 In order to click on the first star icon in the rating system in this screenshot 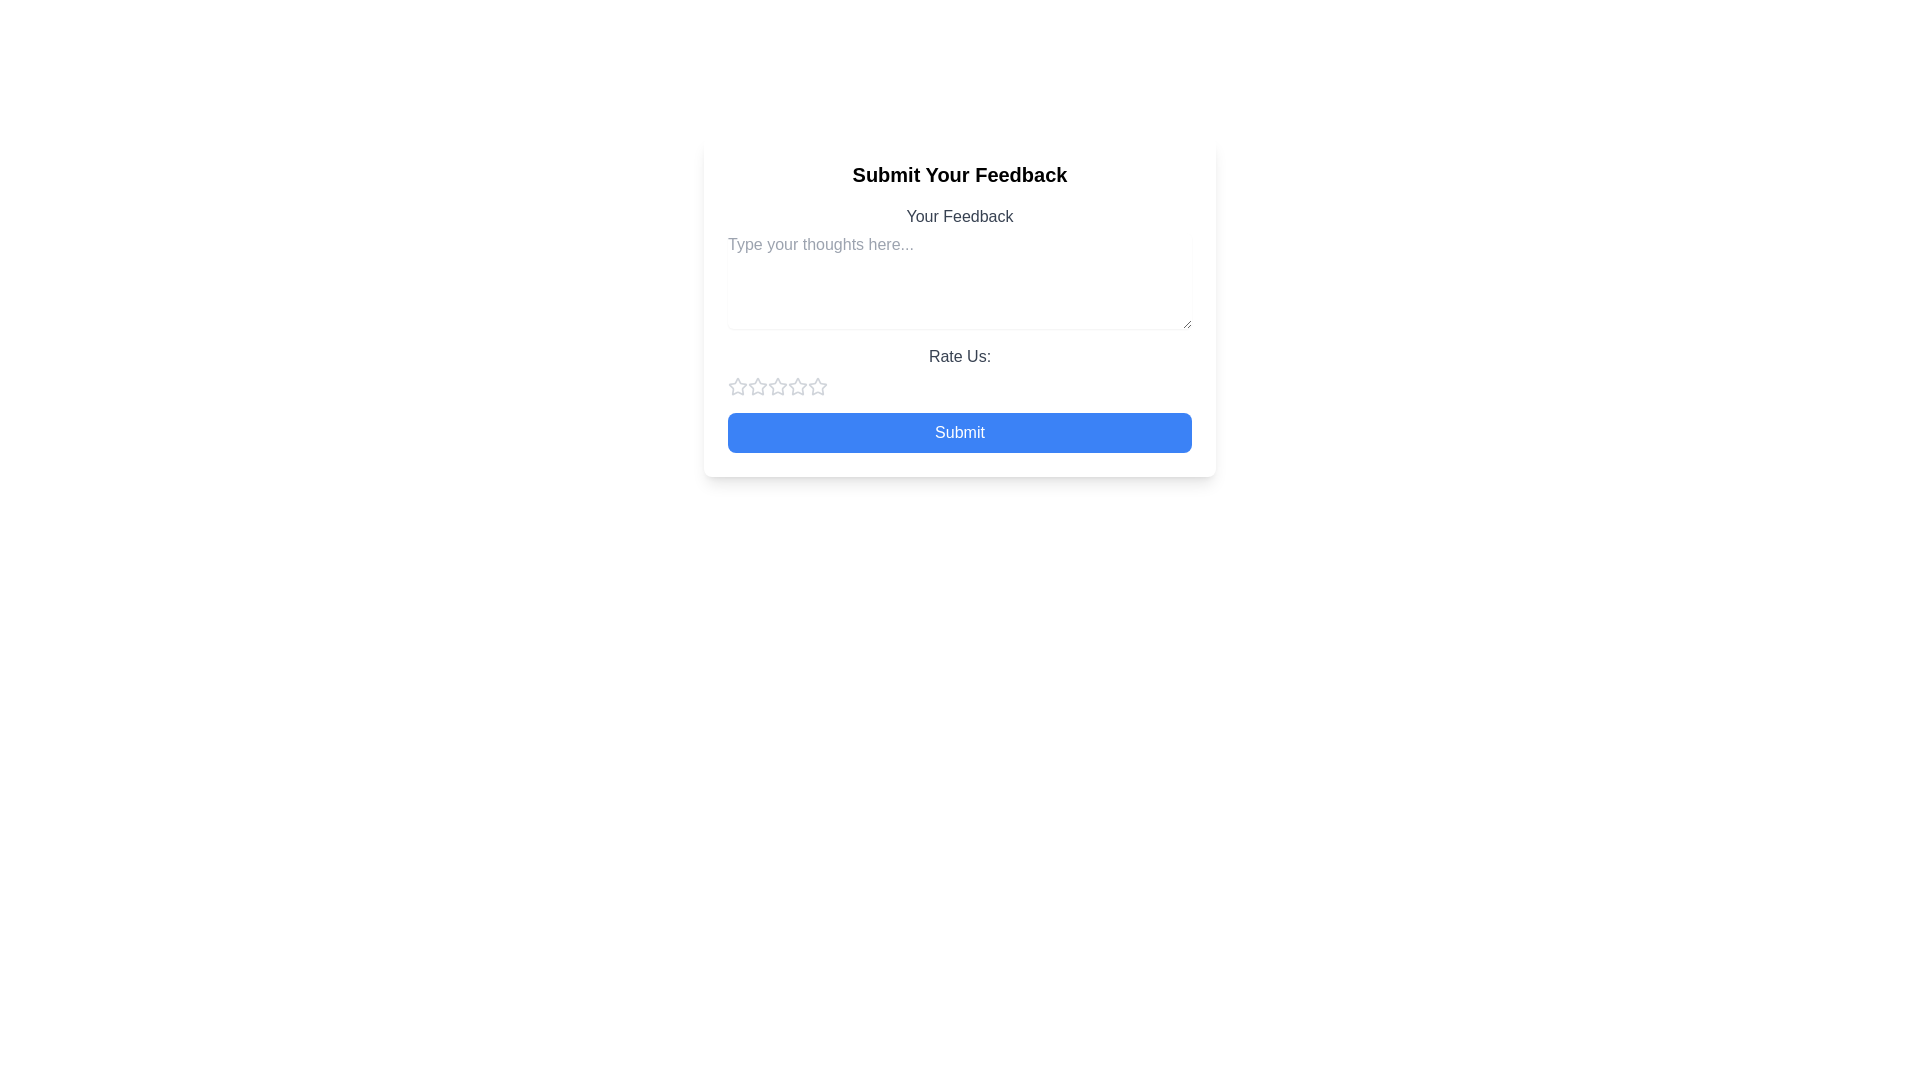, I will do `click(737, 386)`.